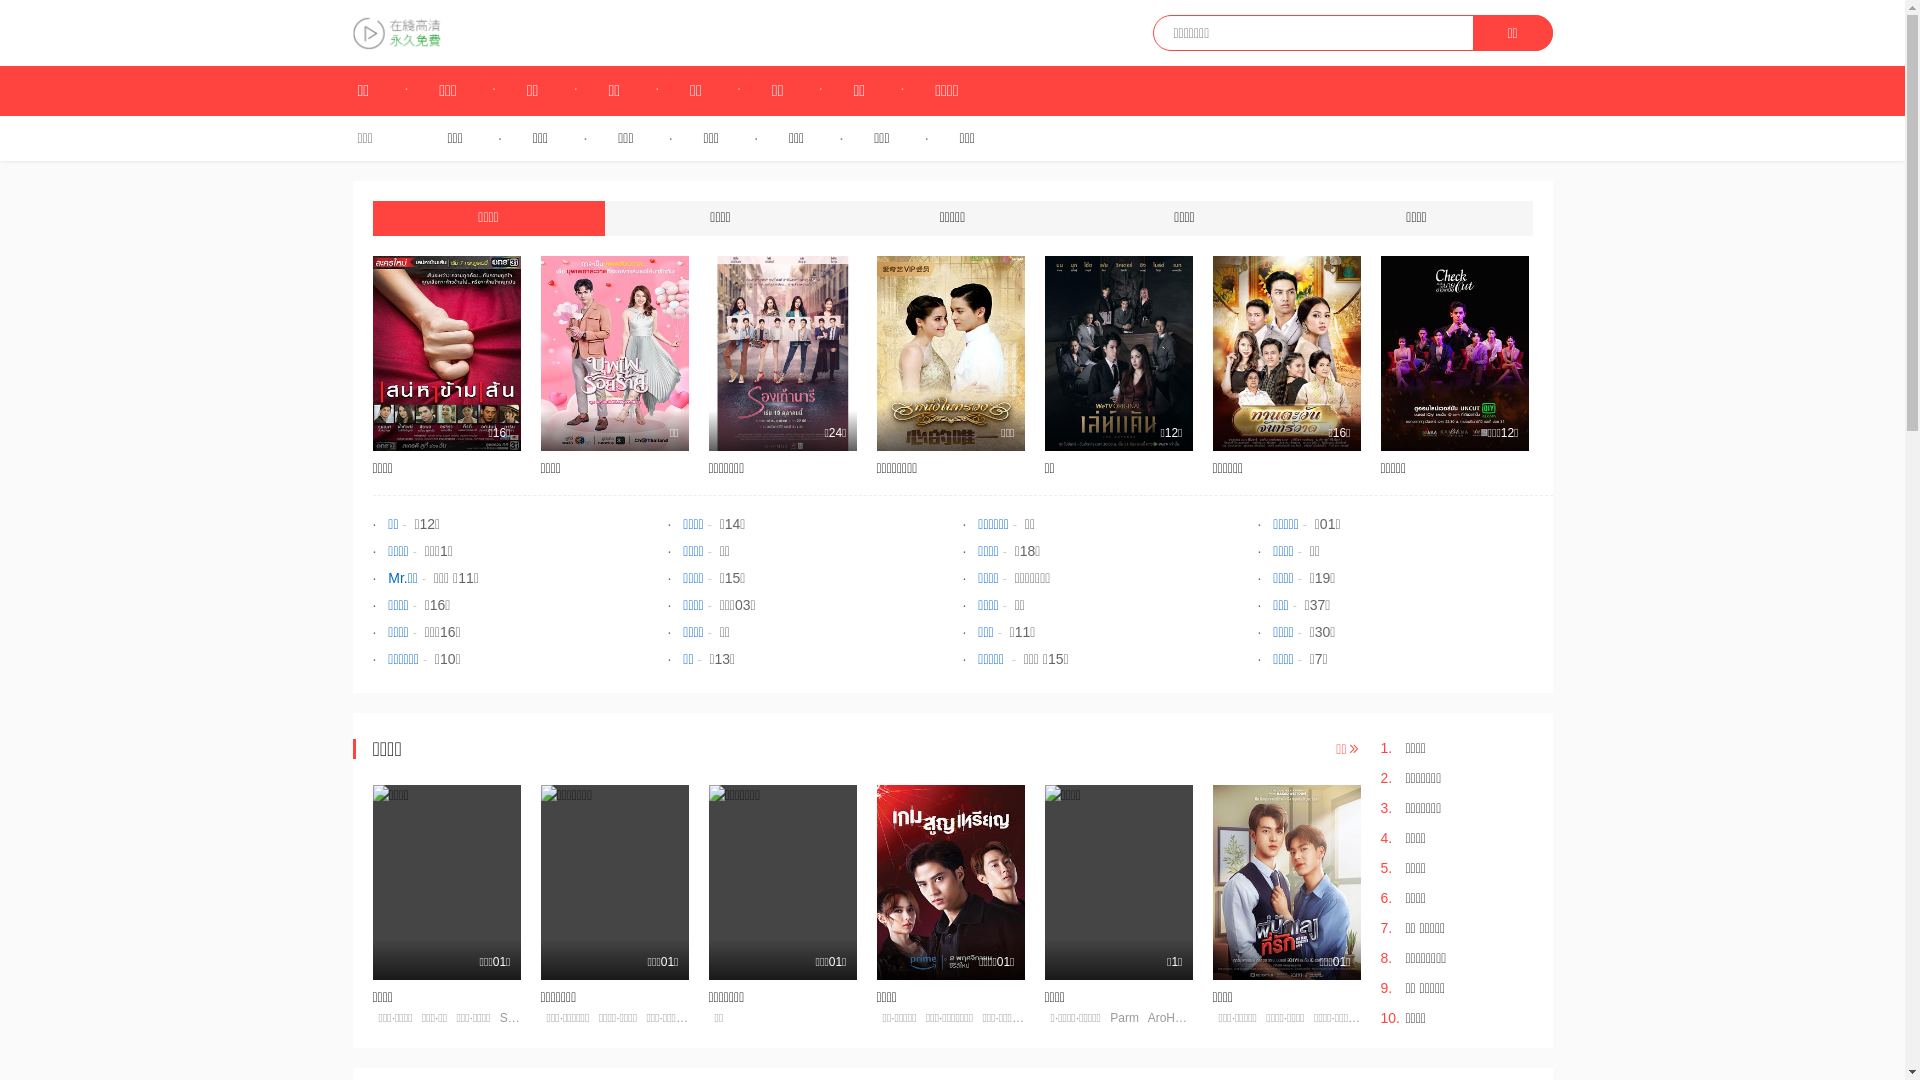  Describe the element at coordinates (499, 1018) in the screenshot. I see `'Sailub'` at that location.